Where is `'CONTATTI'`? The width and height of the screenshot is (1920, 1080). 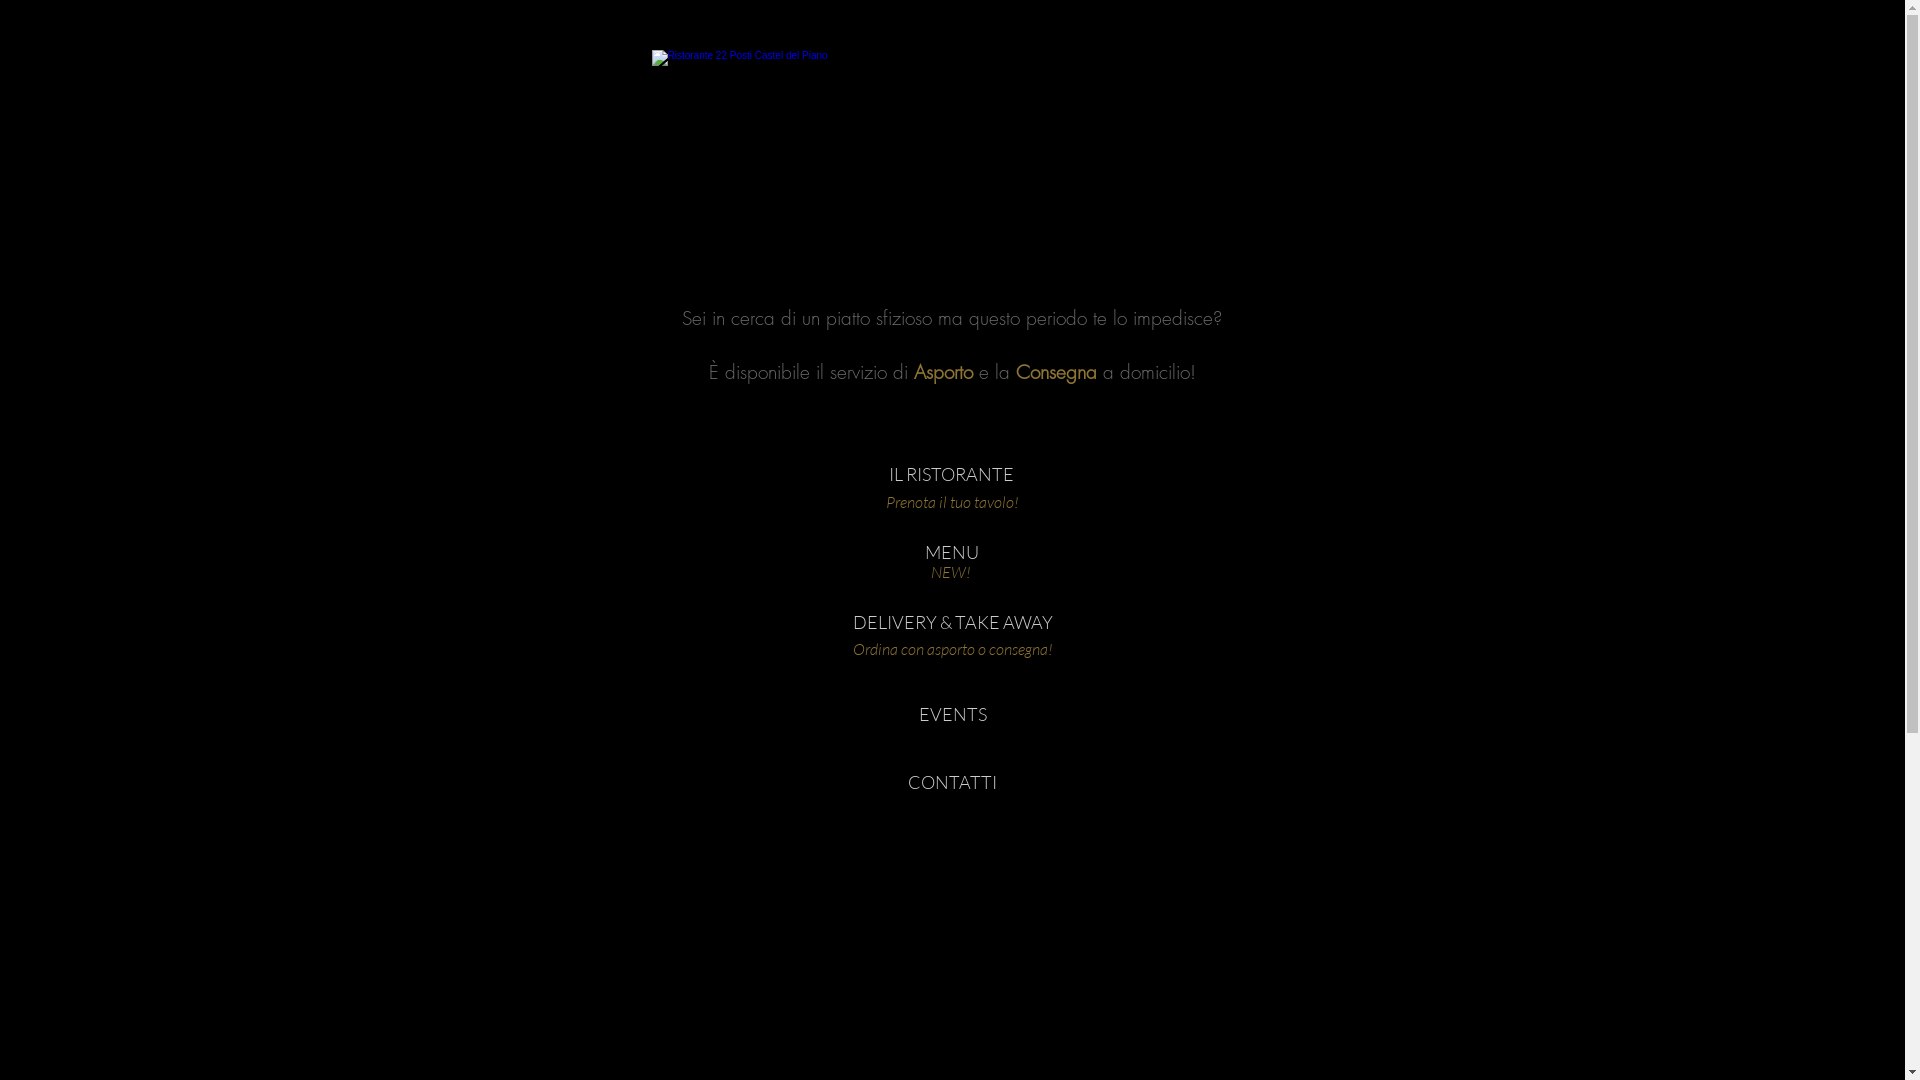 'CONTATTI' is located at coordinates (950, 782).